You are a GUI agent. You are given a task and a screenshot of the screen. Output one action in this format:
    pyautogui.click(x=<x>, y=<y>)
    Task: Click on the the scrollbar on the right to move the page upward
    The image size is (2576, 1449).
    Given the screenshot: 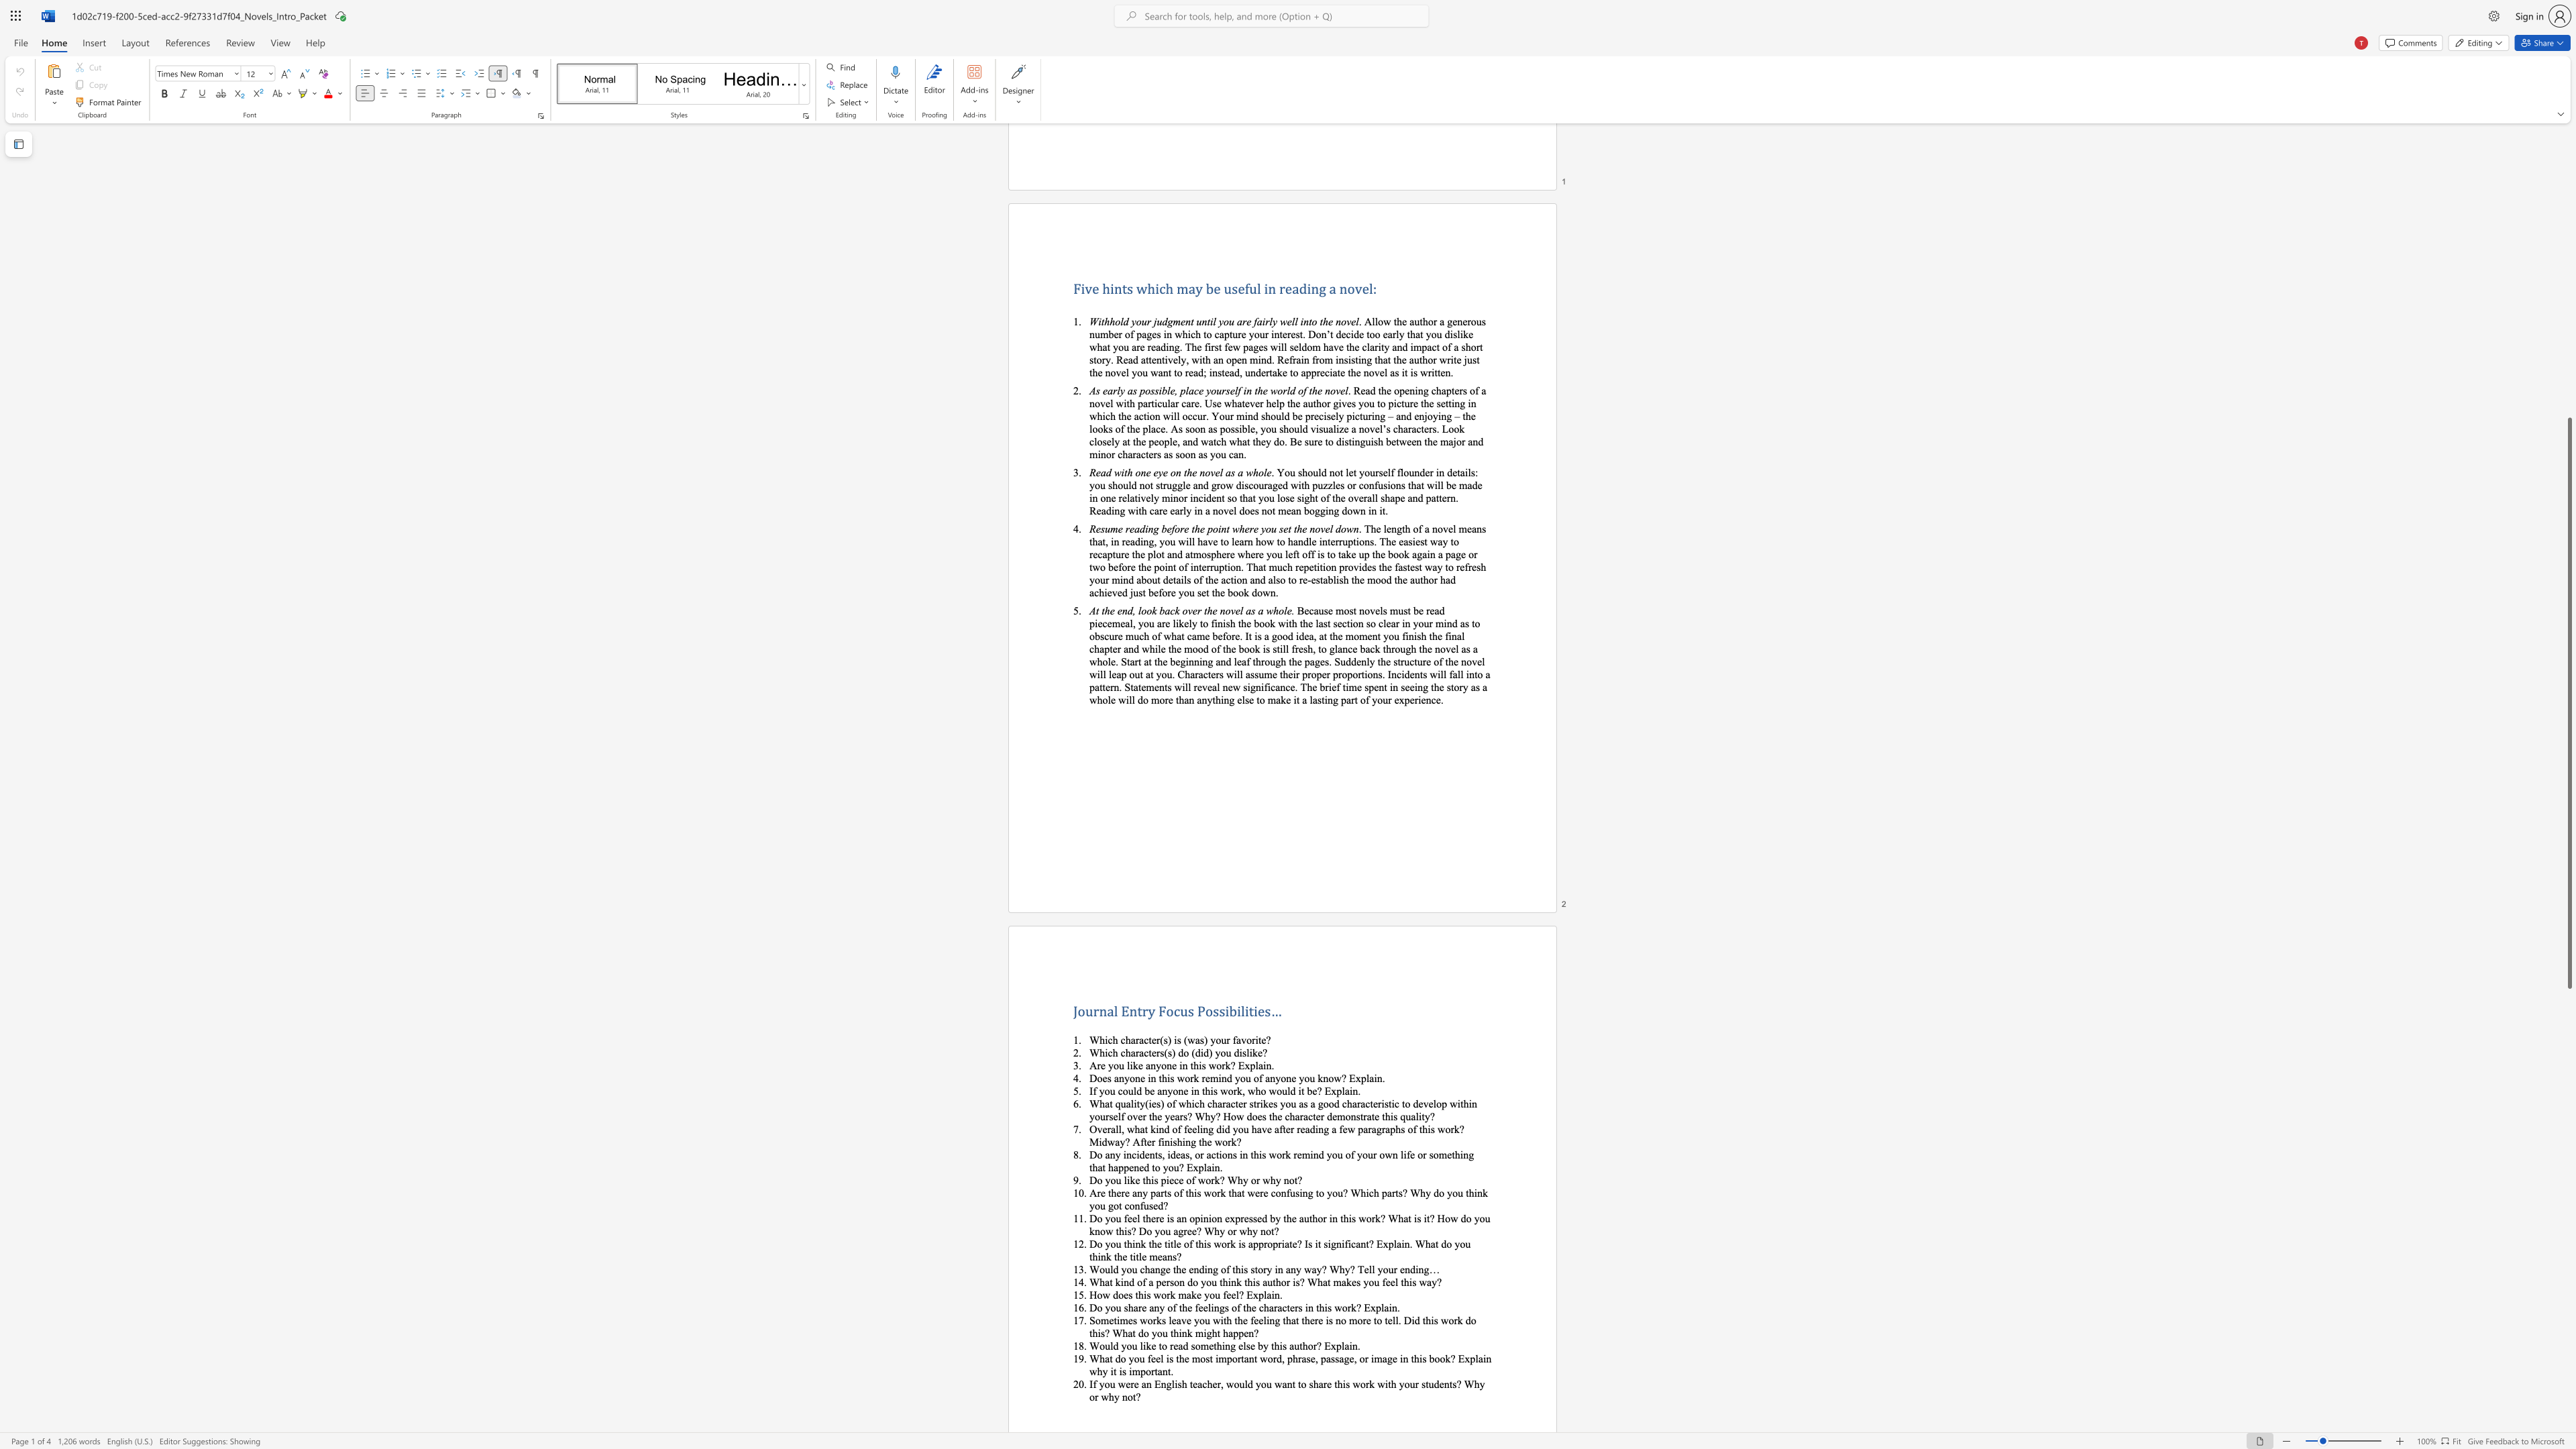 What is the action you would take?
    pyautogui.click(x=2568, y=347)
    